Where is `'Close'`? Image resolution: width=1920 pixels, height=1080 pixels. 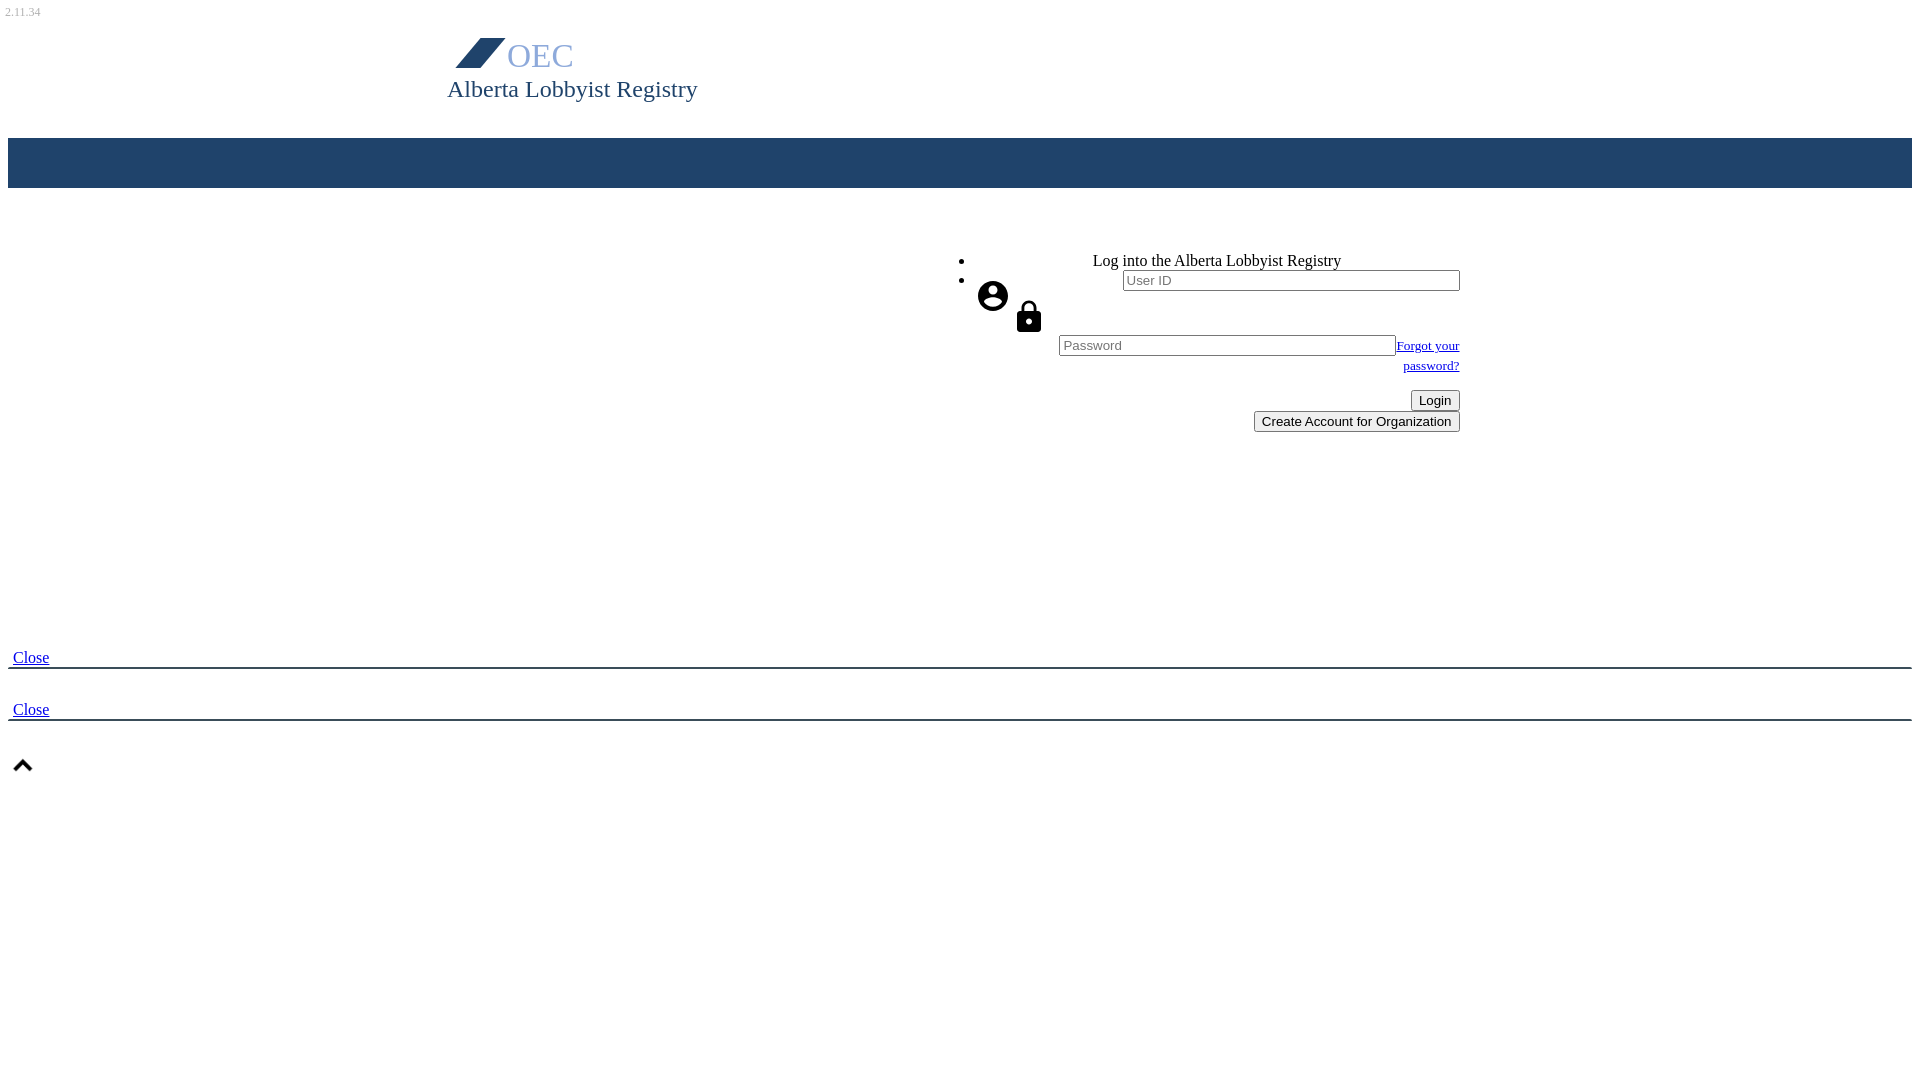 'Close' is located at coordinates (30, 708).